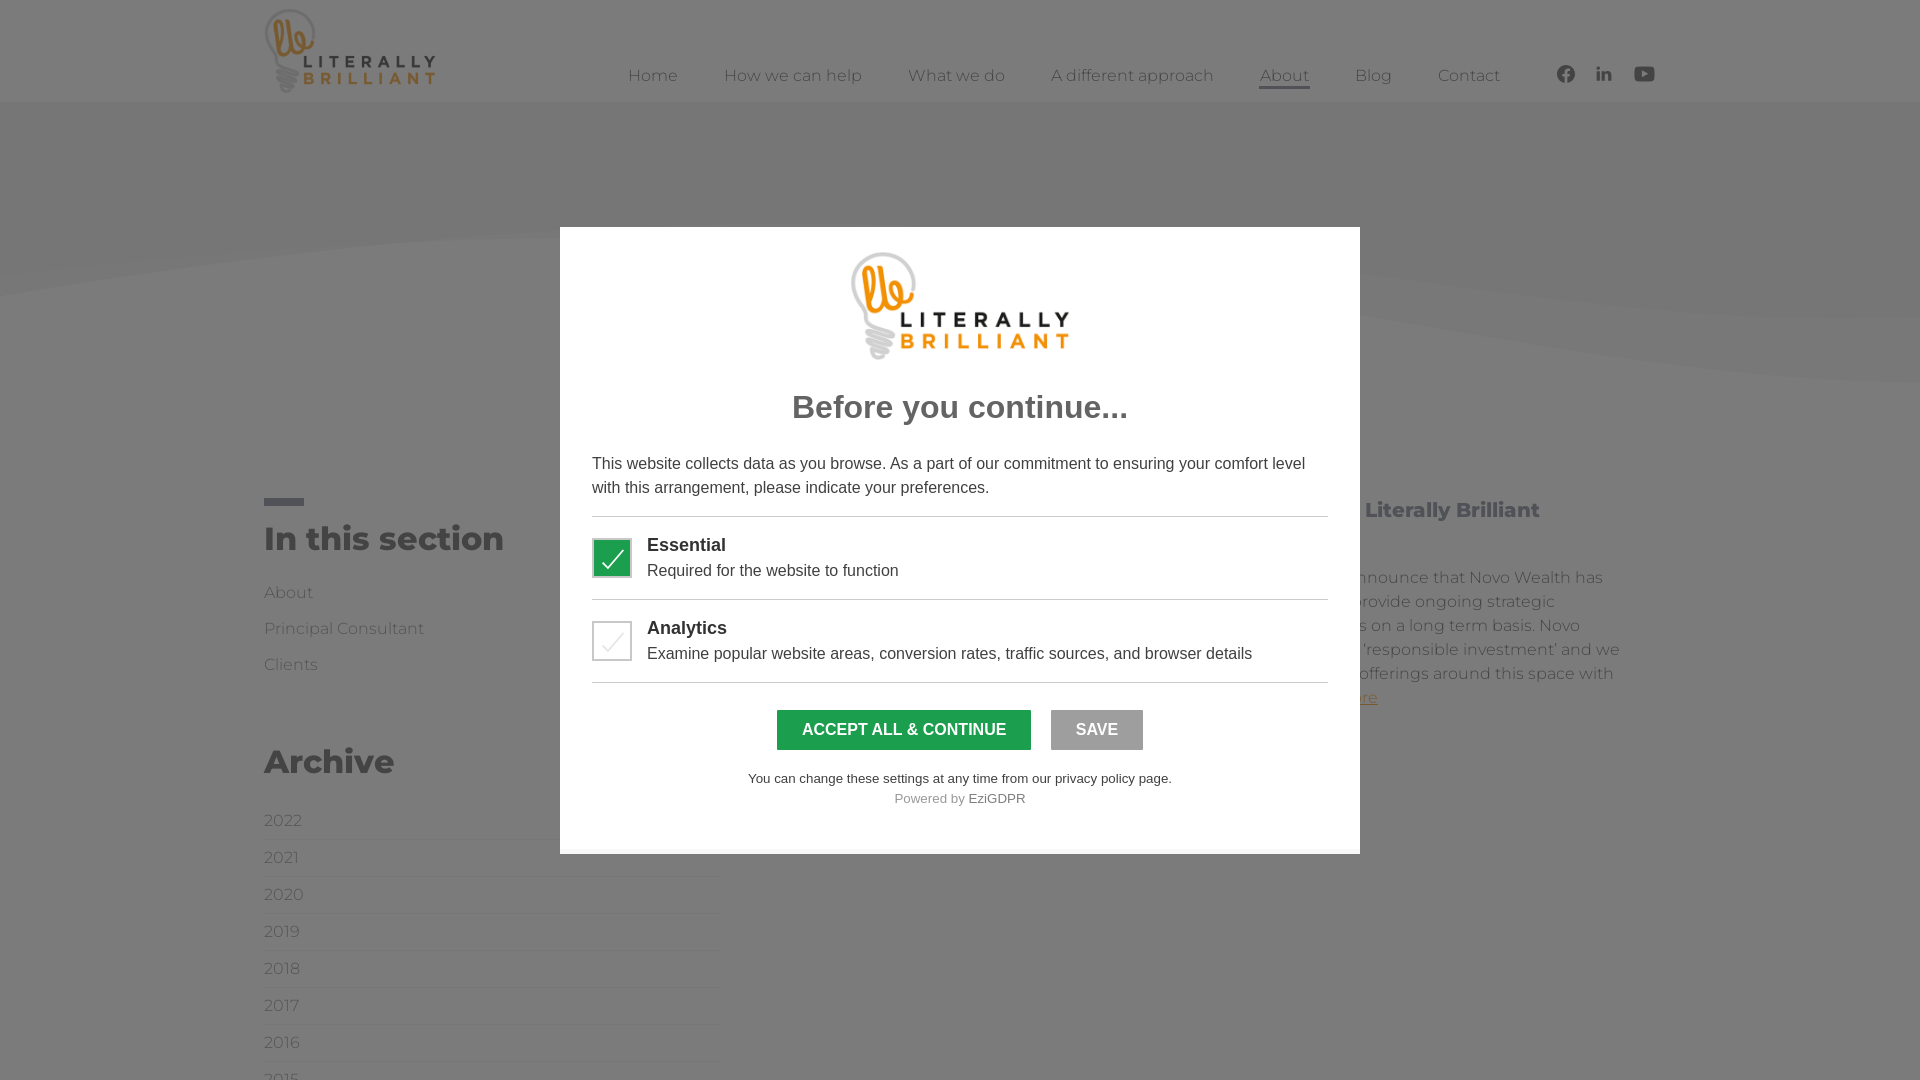 Image resolution: width=1920 pixels, height=1080 pixels. Describe the element at coordinates (1564, 72) in the screenshot. I see `'Follow us on Facebook'` at that location.